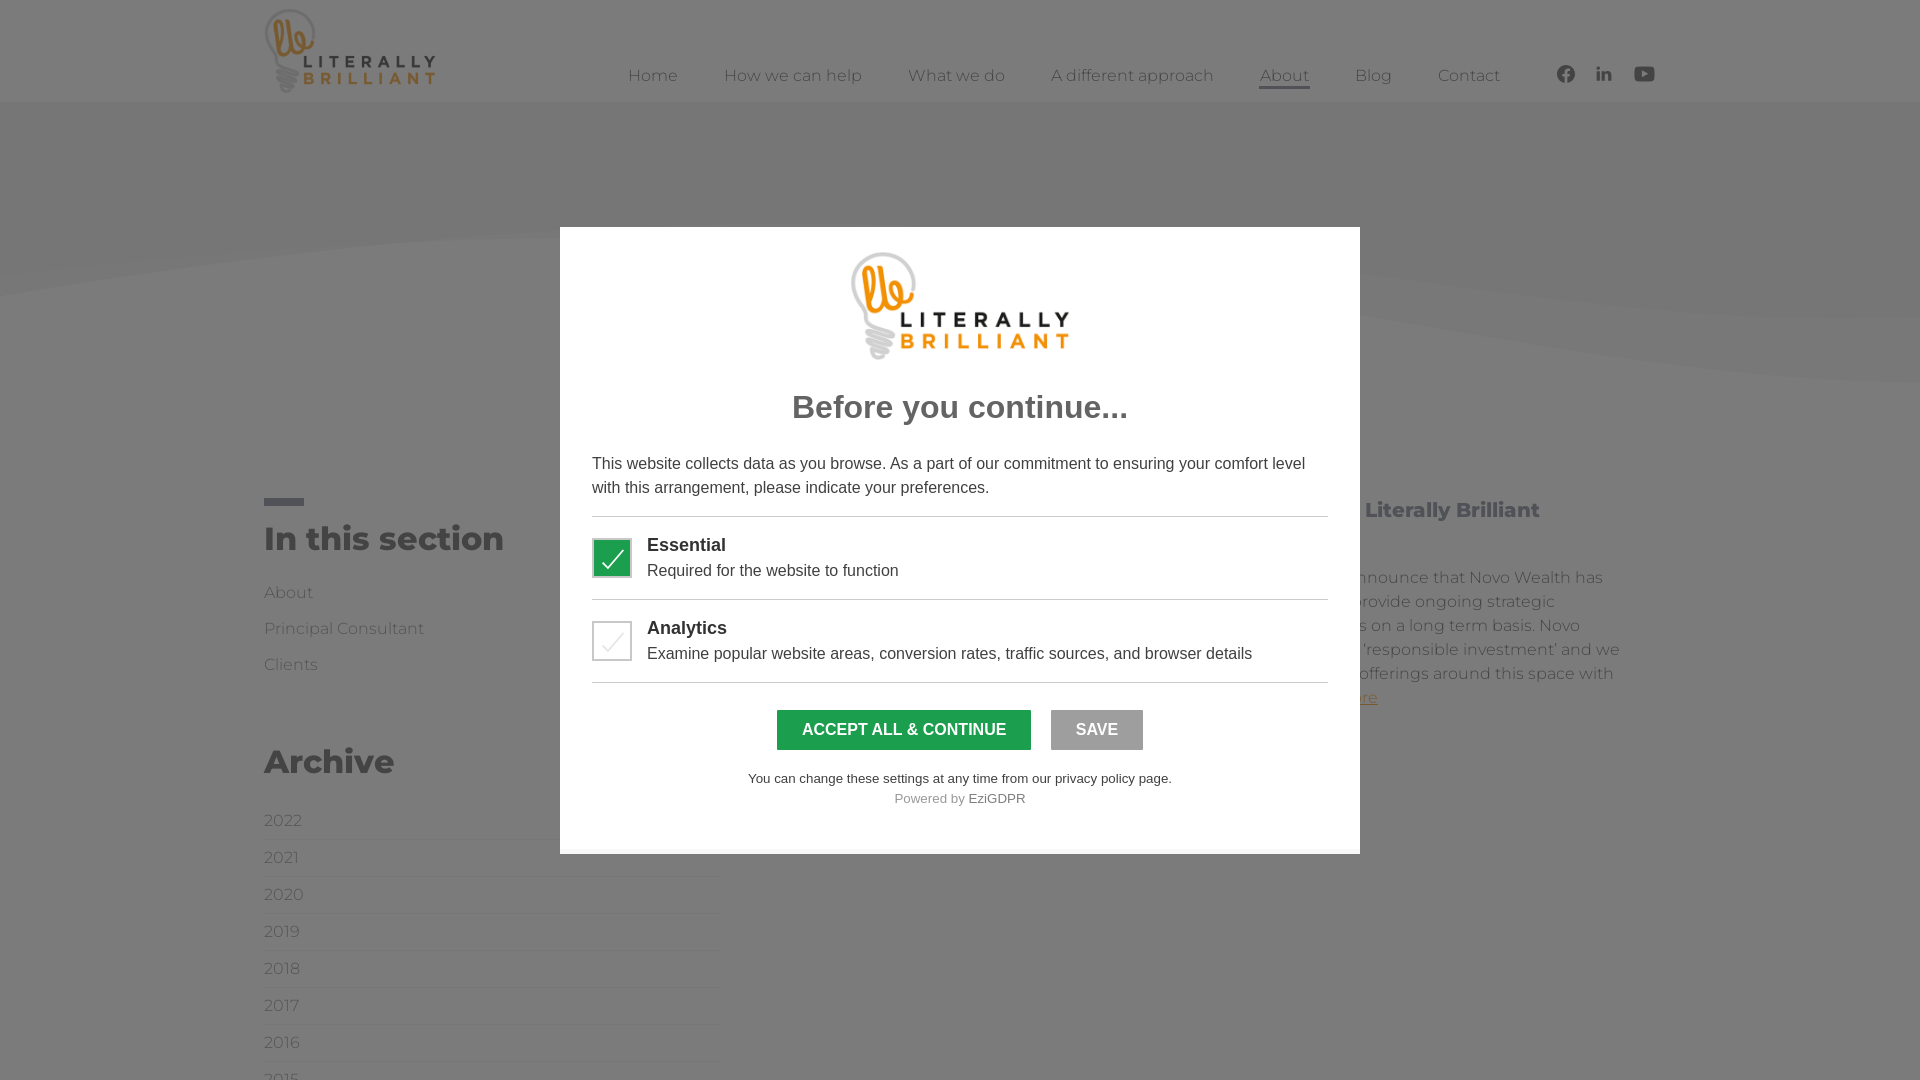 Image resolution: width=1920 pixels, height=1080 pixels. Describe the element at coordinates (1564, 72) in the screenshot. I see `'Follow us on Facebook'` at that location.